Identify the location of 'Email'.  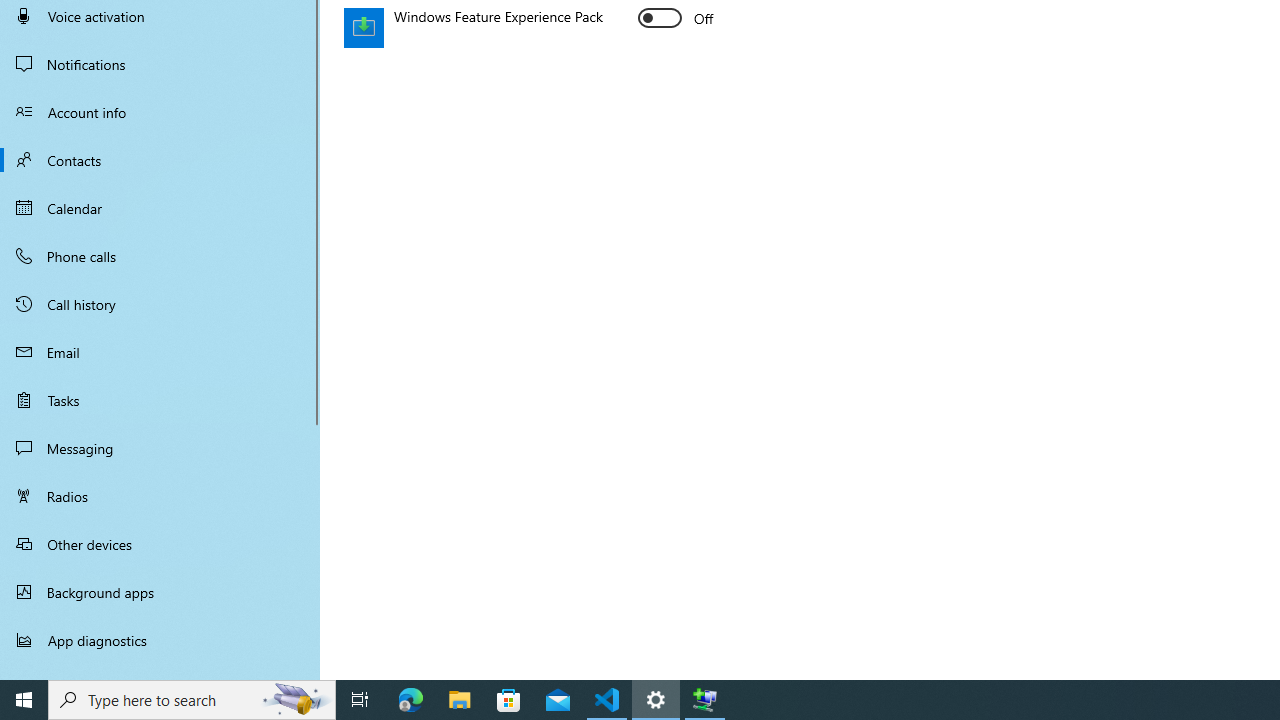
(160, 351).